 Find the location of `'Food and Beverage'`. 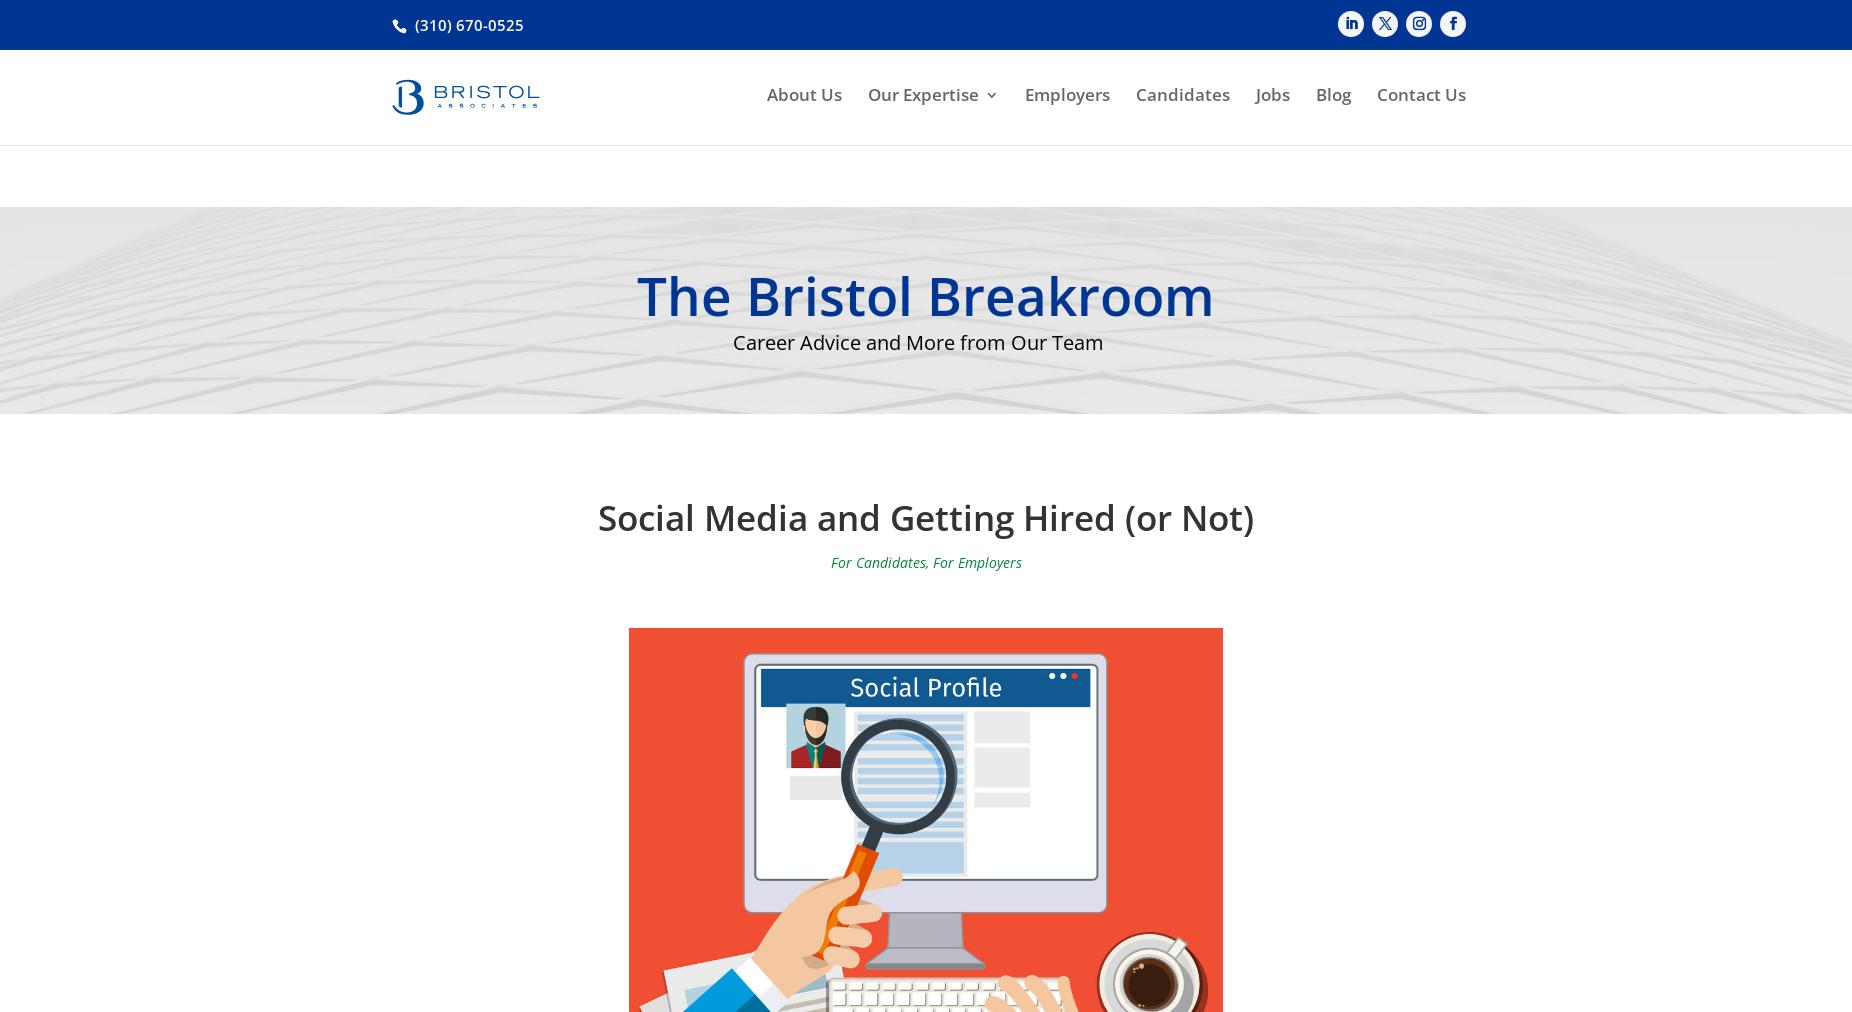

'Food and Beverage' is located at coordinates (952, 261).